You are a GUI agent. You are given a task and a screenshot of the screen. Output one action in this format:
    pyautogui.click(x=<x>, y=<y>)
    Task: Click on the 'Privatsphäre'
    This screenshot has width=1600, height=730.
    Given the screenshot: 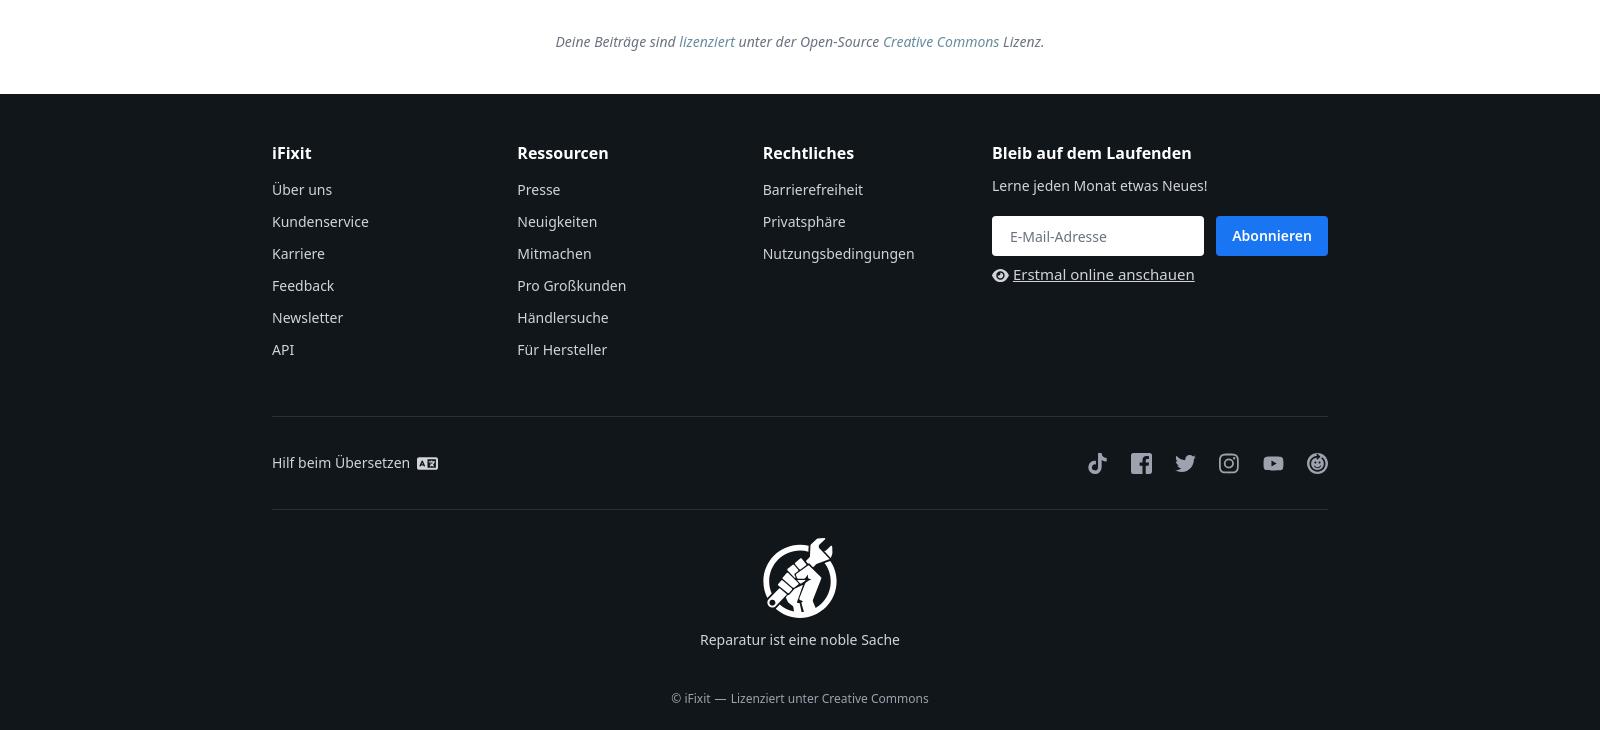 What is the action you would take?
    pyautogui.click(x=802, y=221)
    